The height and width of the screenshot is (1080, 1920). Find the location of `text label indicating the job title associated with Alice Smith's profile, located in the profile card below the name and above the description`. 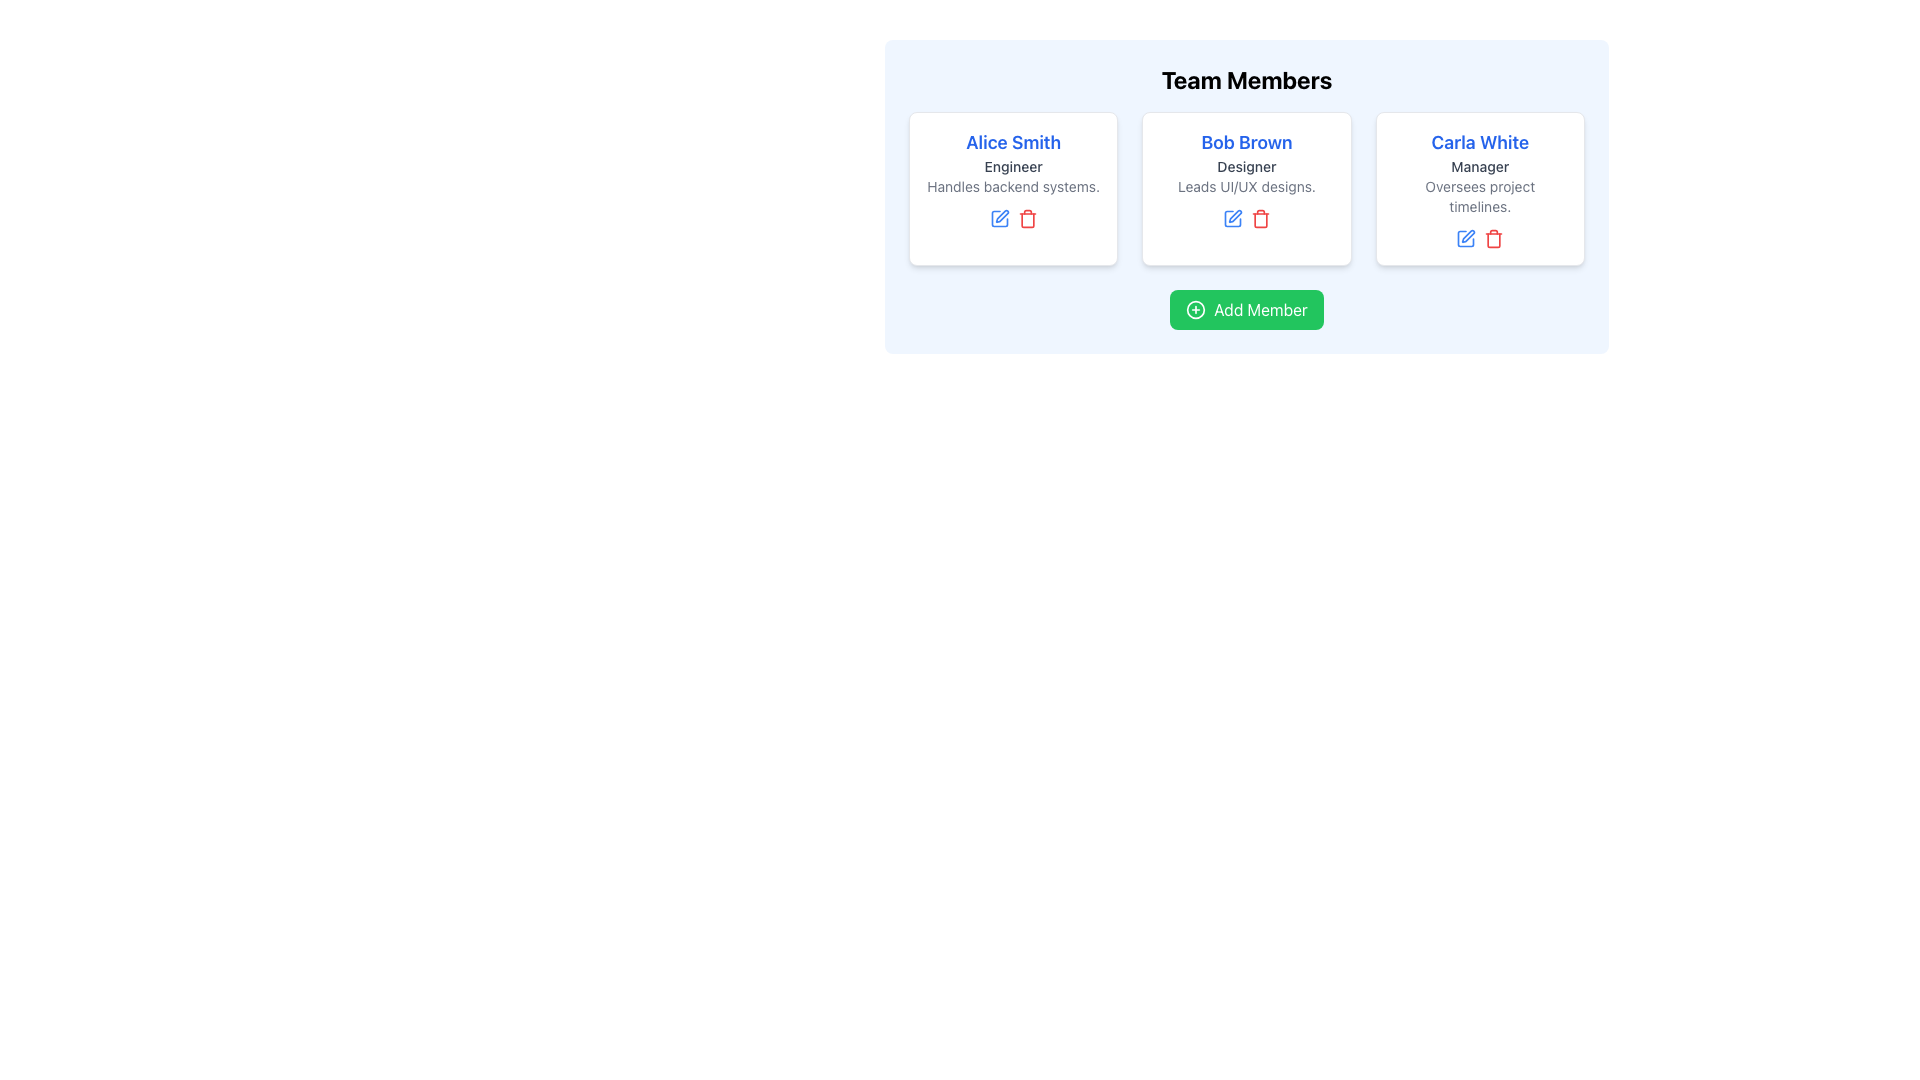

text label indicating the job title associated with Alice Smith's profile, located in the profile card below the name and above the description is located at coordinates (1013, 165).